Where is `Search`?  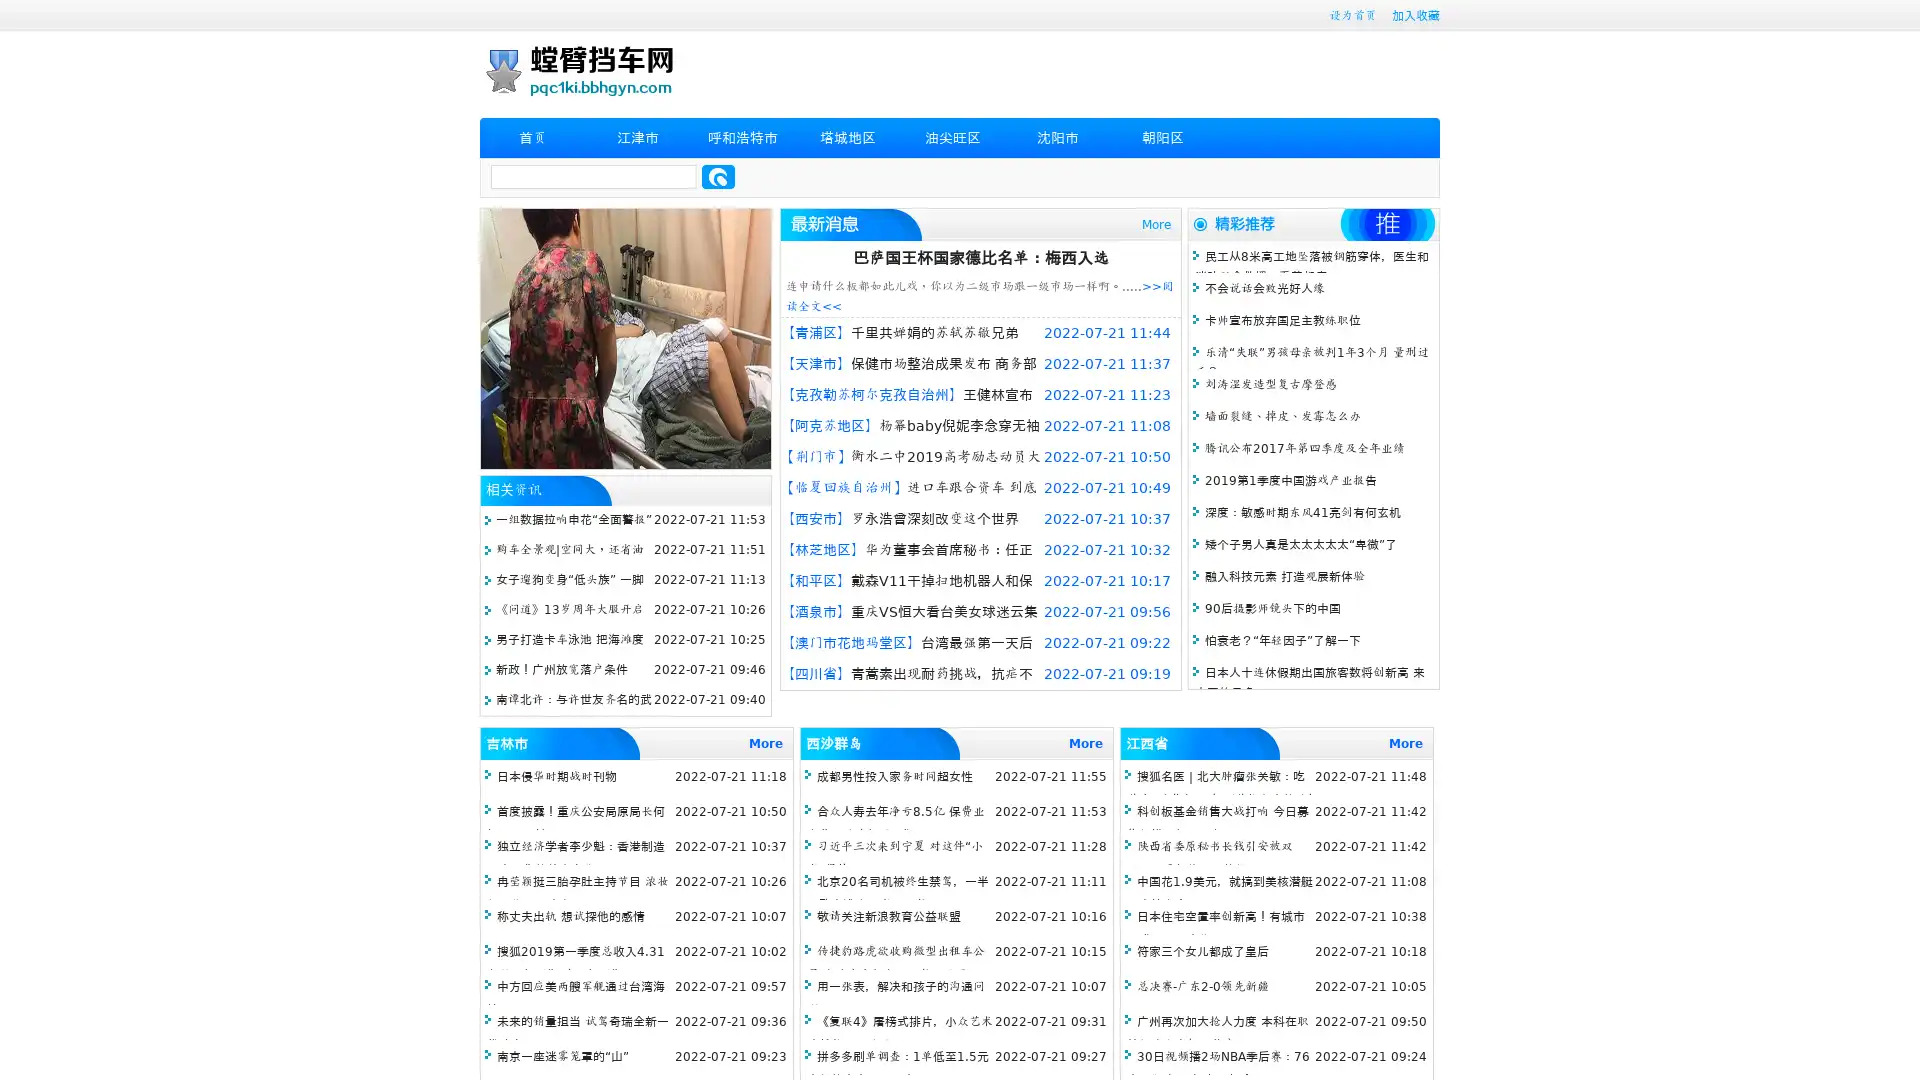 Search is located at coordinates (718, 176).